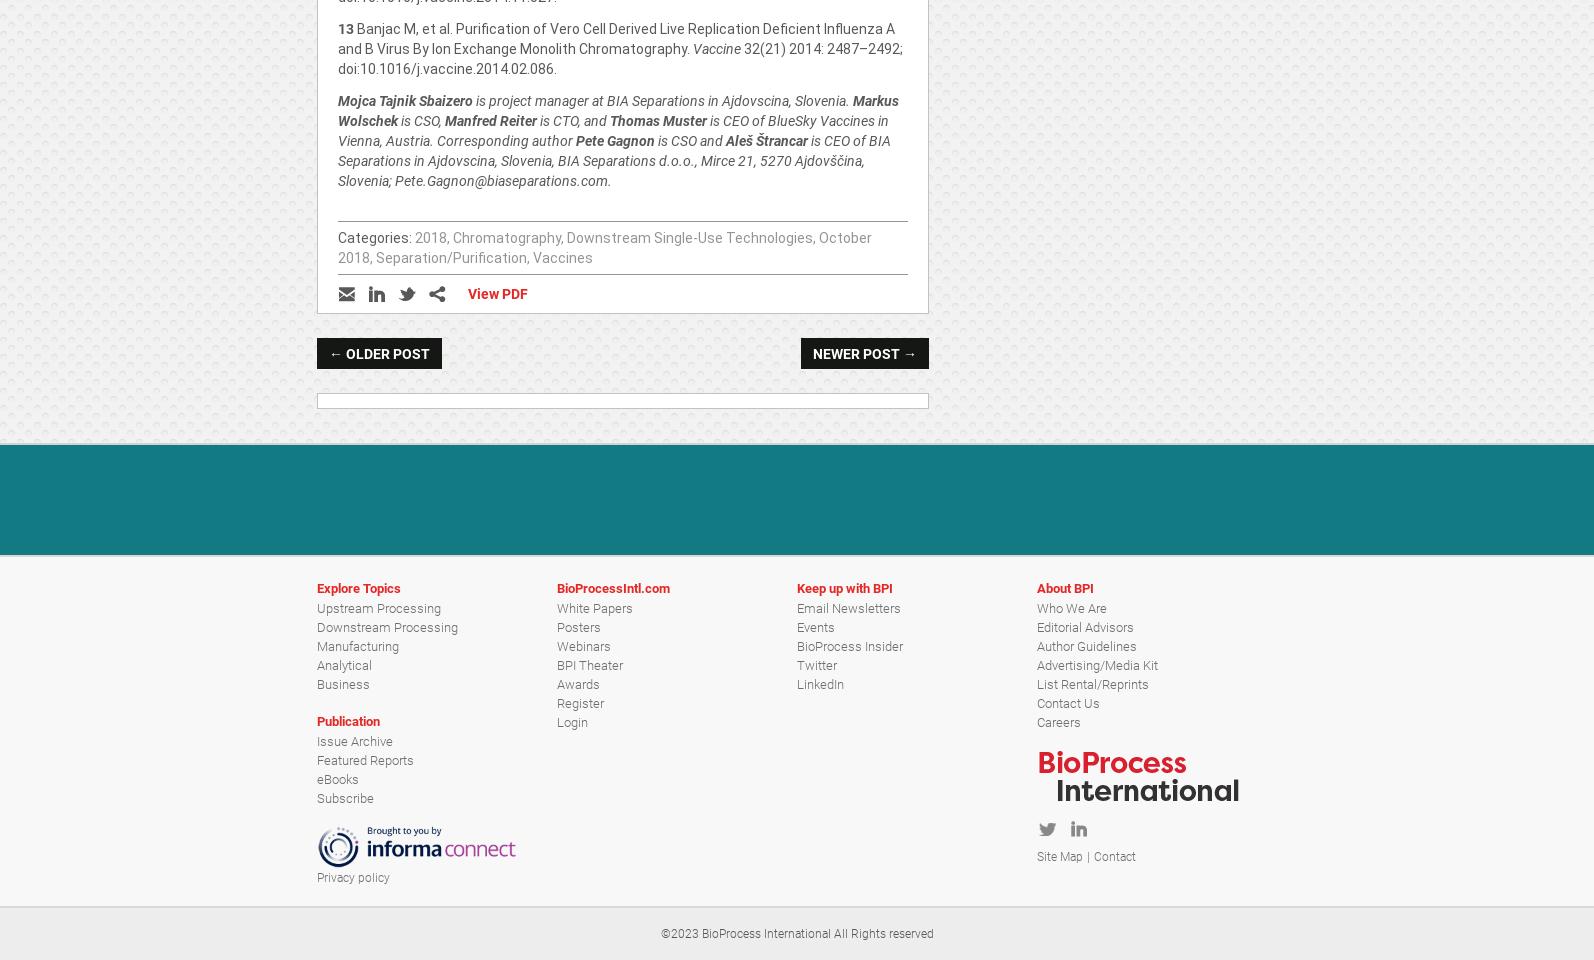 Image resolution: width=1594 pixels, height=960 pixels. What do you see at coordinates (317, 875) in the screenshot?
I see `'Privacy policy'` at bounding box center [317, 875].